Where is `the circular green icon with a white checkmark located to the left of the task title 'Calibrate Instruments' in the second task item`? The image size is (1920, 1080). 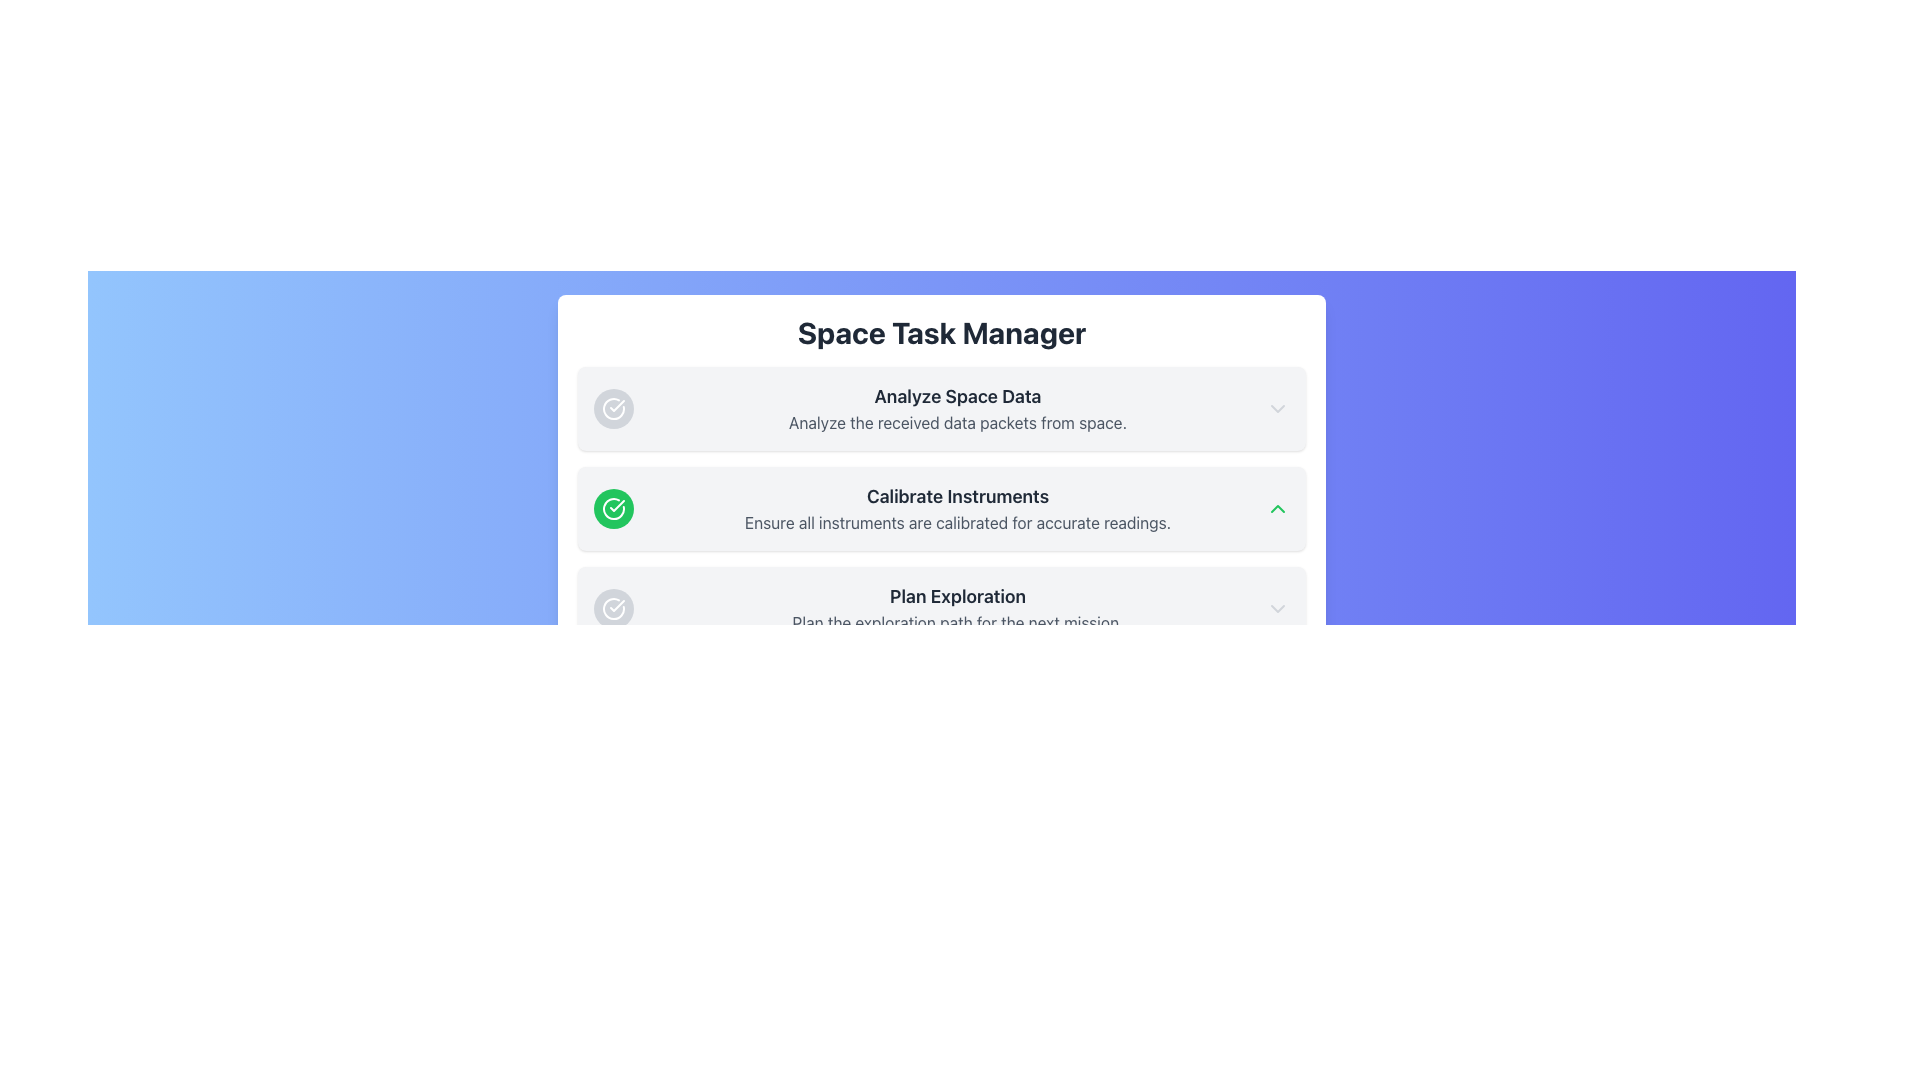 the circular green icon with a white checkmark located to the left of the task title 'Calibrate Instruments' in the second task item is located at coordinates (613, 508).